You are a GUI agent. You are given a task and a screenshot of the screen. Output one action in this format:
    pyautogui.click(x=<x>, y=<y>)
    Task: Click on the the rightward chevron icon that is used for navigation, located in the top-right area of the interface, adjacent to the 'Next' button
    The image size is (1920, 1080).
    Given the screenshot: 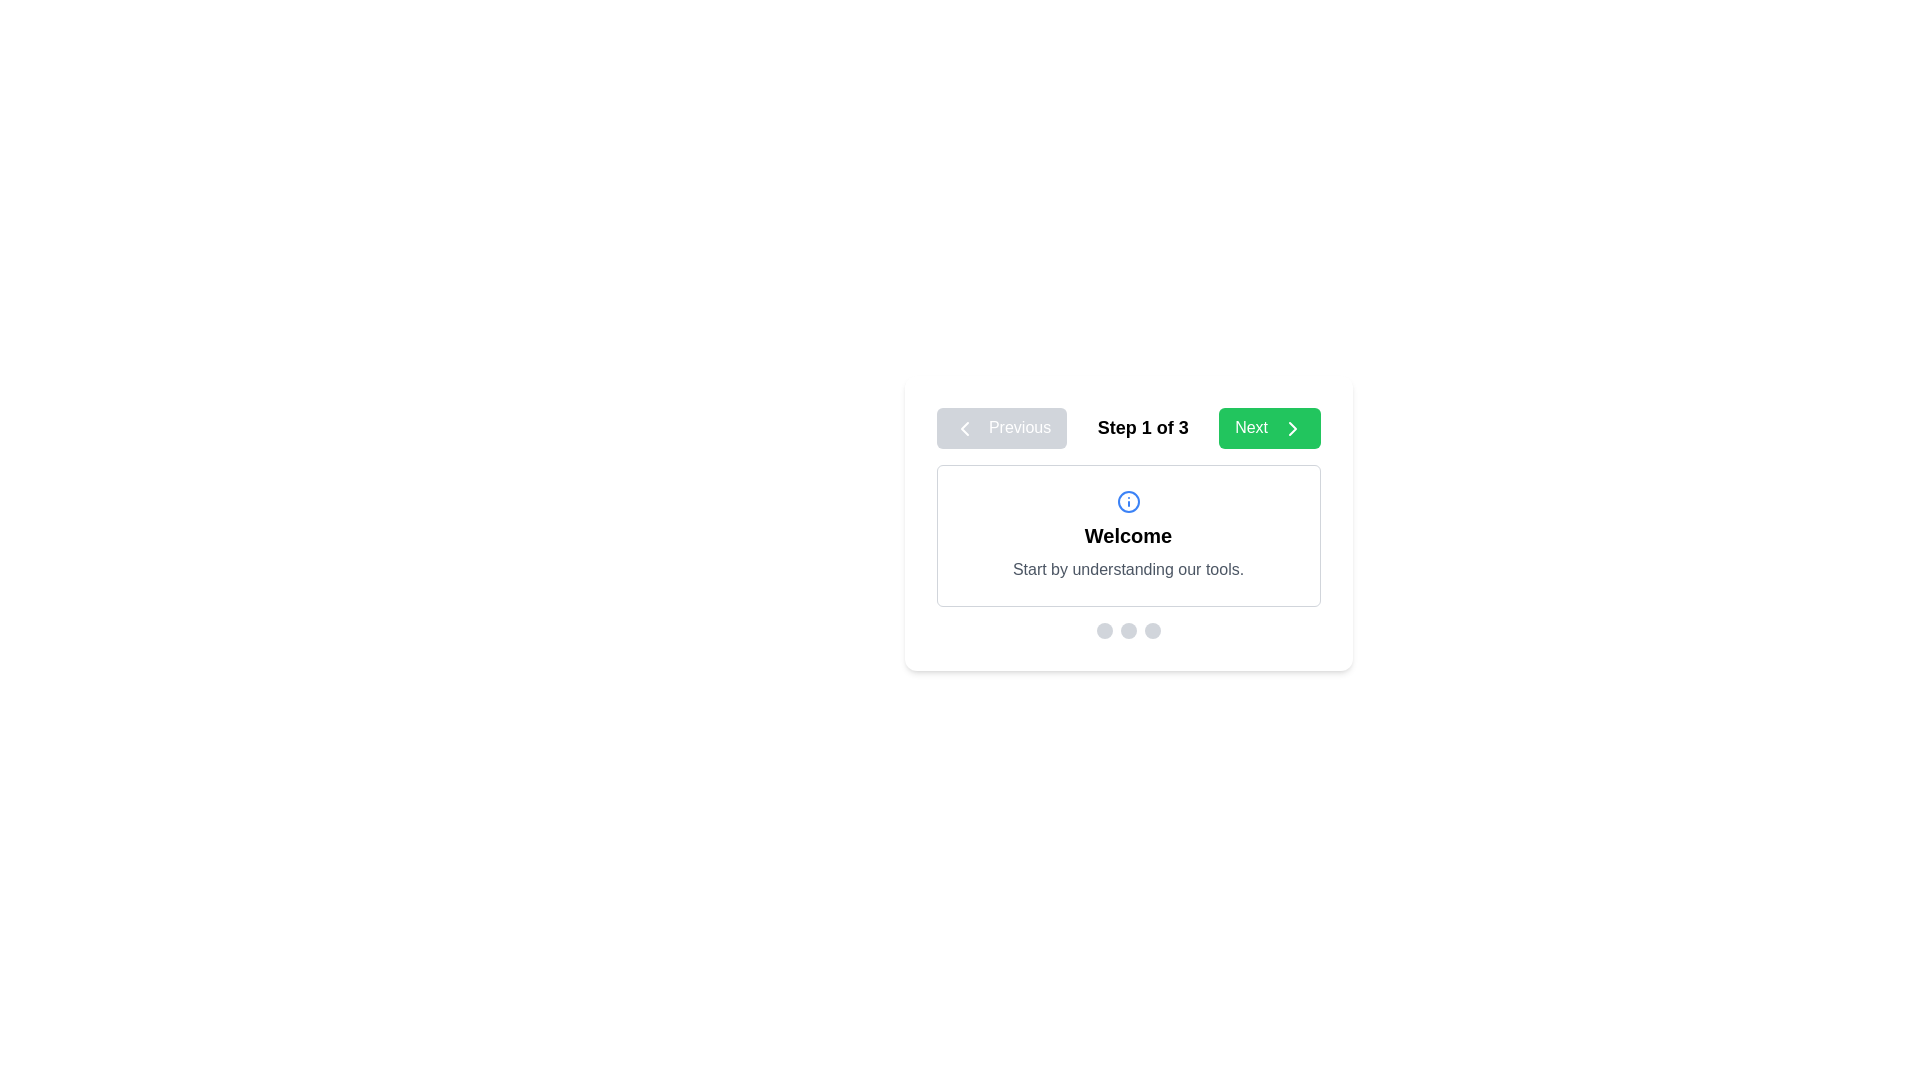 What is the action you would take?
    pyautogui.click(x=1292, y=427)
    